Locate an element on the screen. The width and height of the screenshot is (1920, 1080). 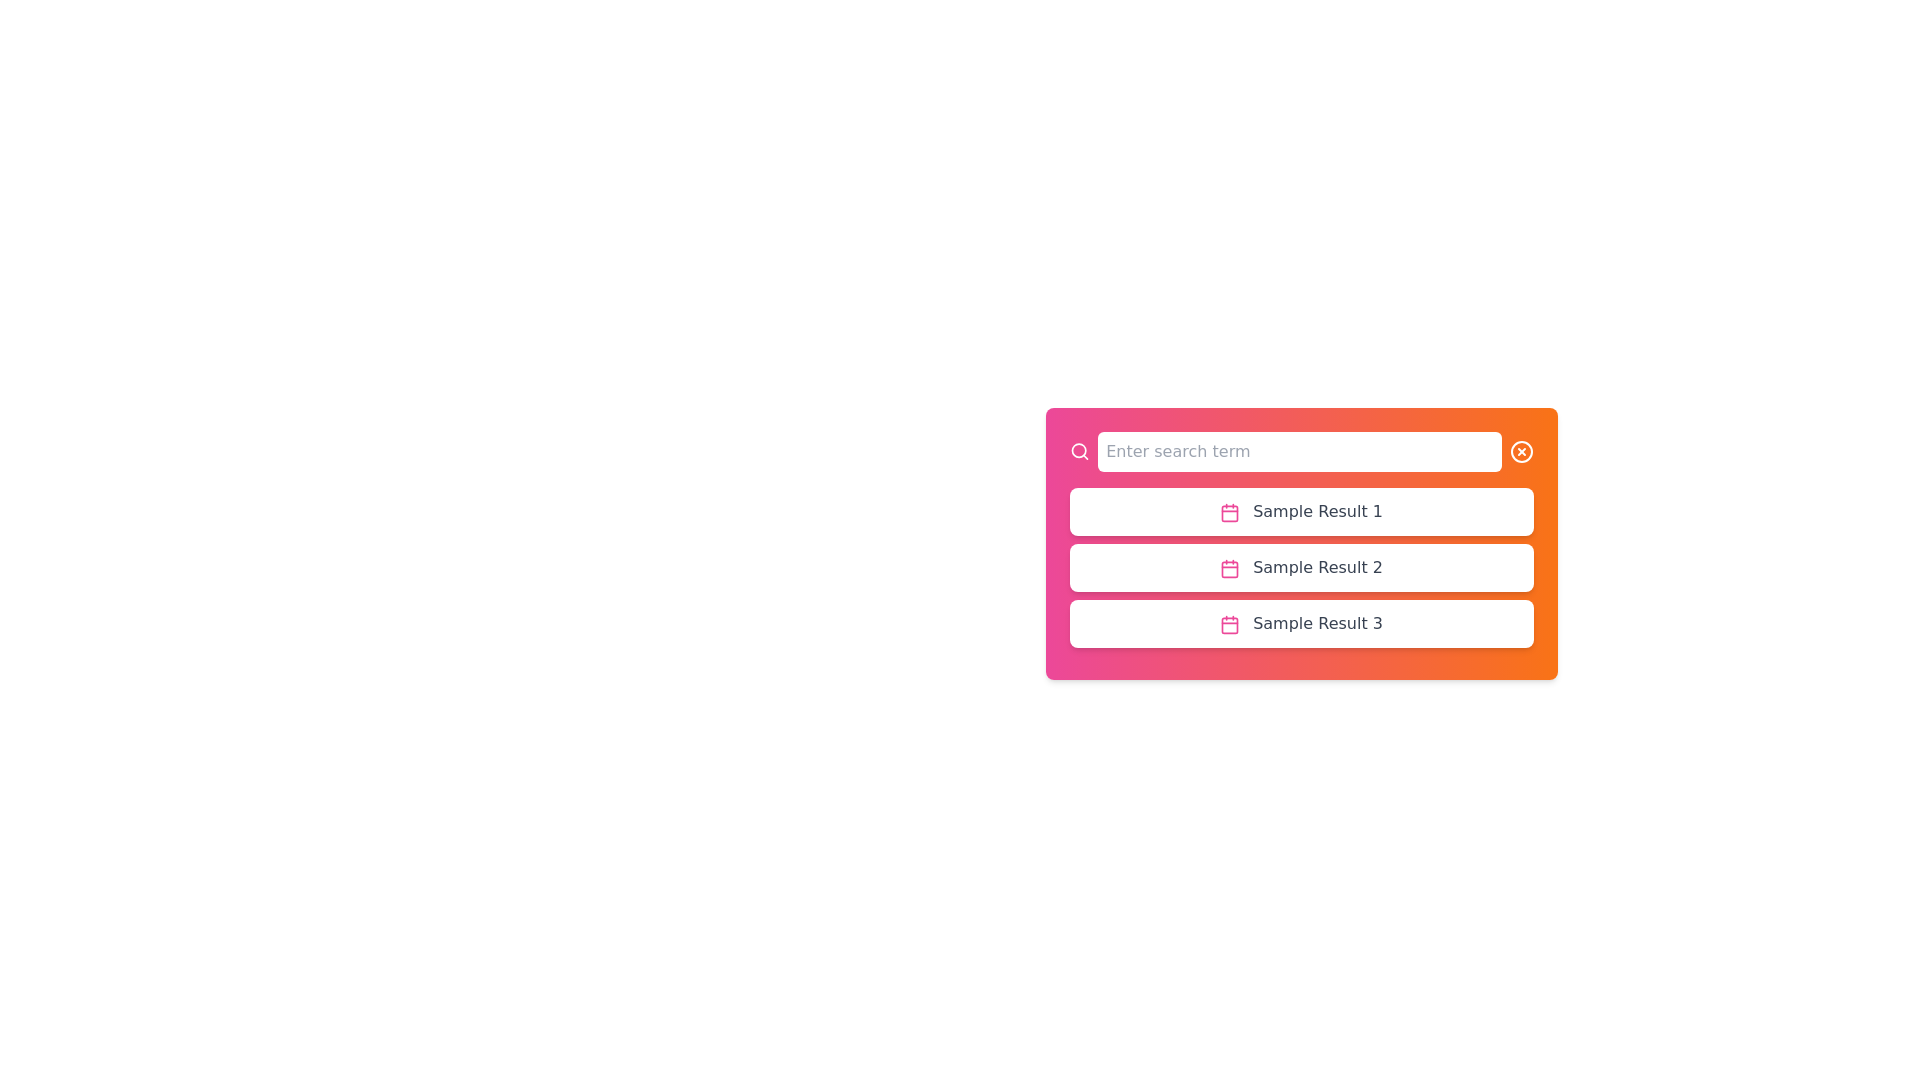
the third selectable result option in the search interface is located at coordinates (1301, 623).